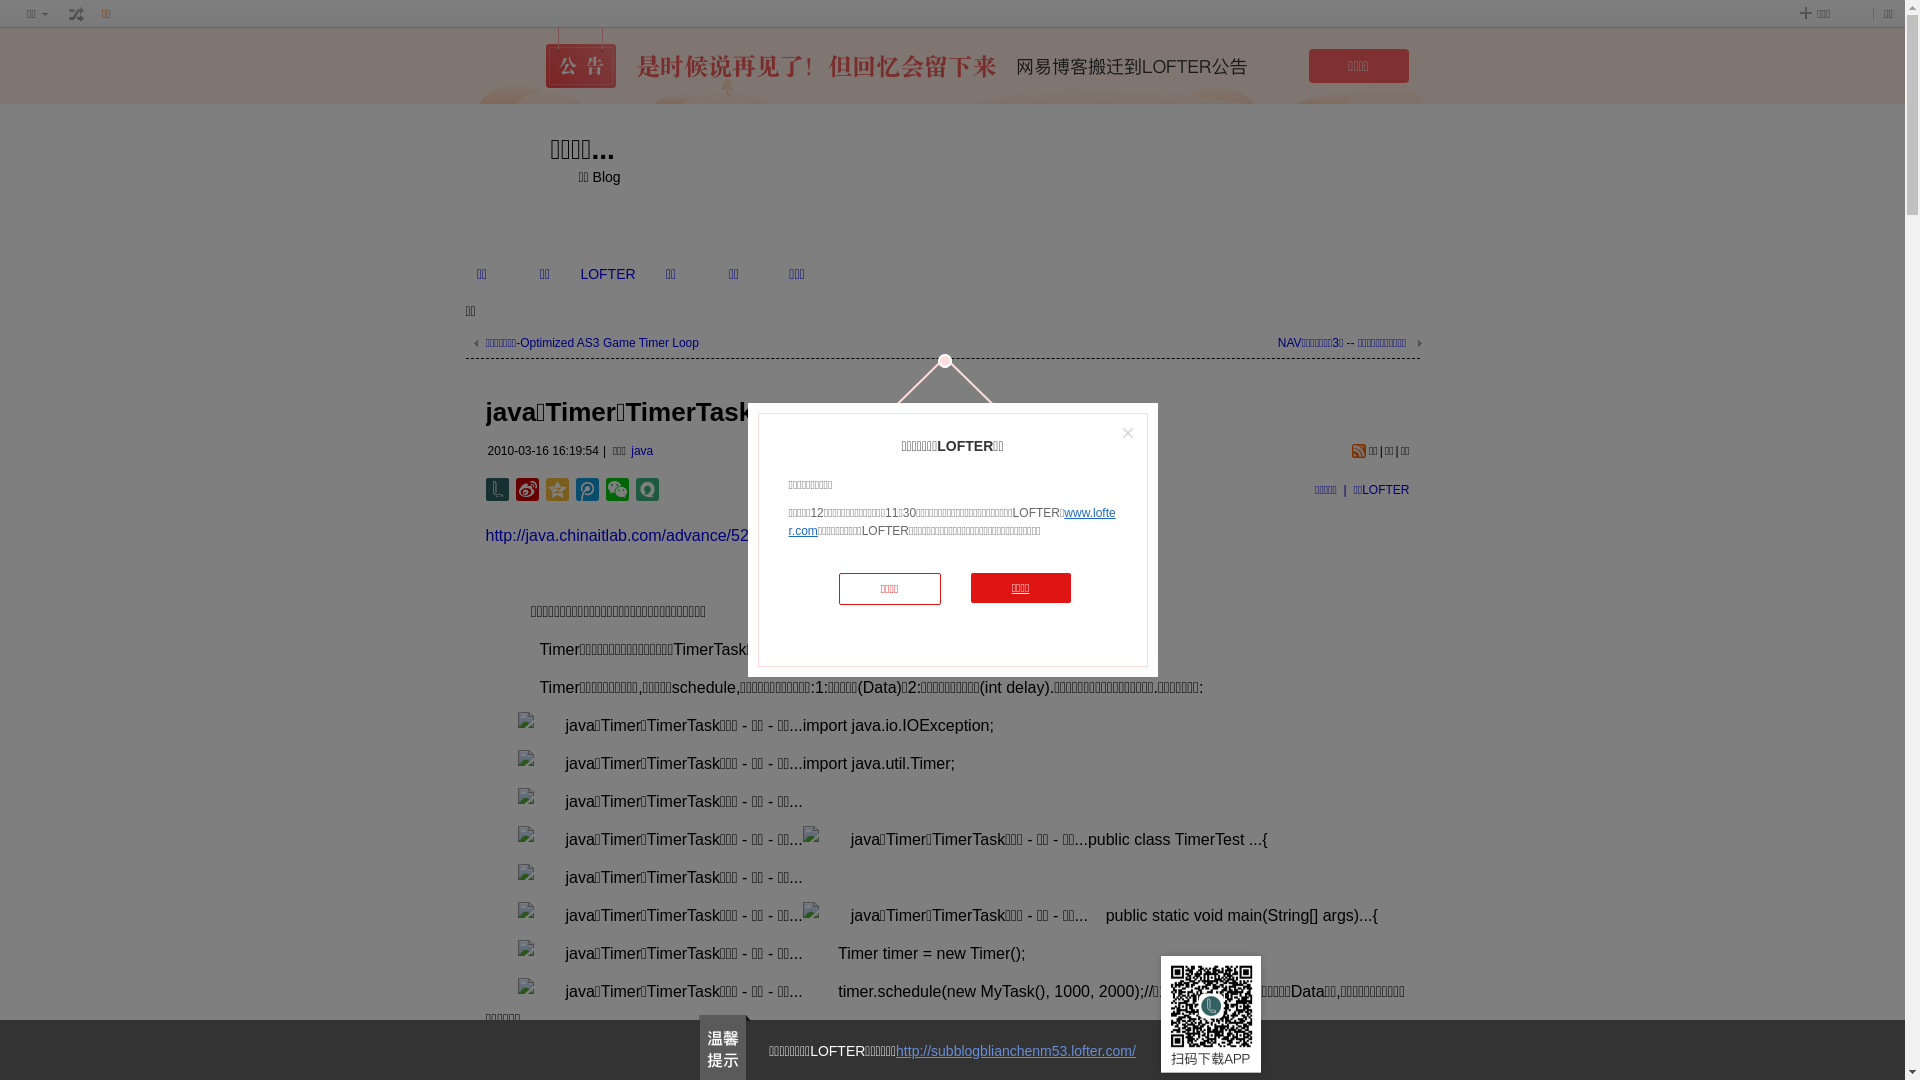 The image size is (1920, 1080). Describe the element at coordinates (642, 451) in the screenshot. I see `'java'` at that location.